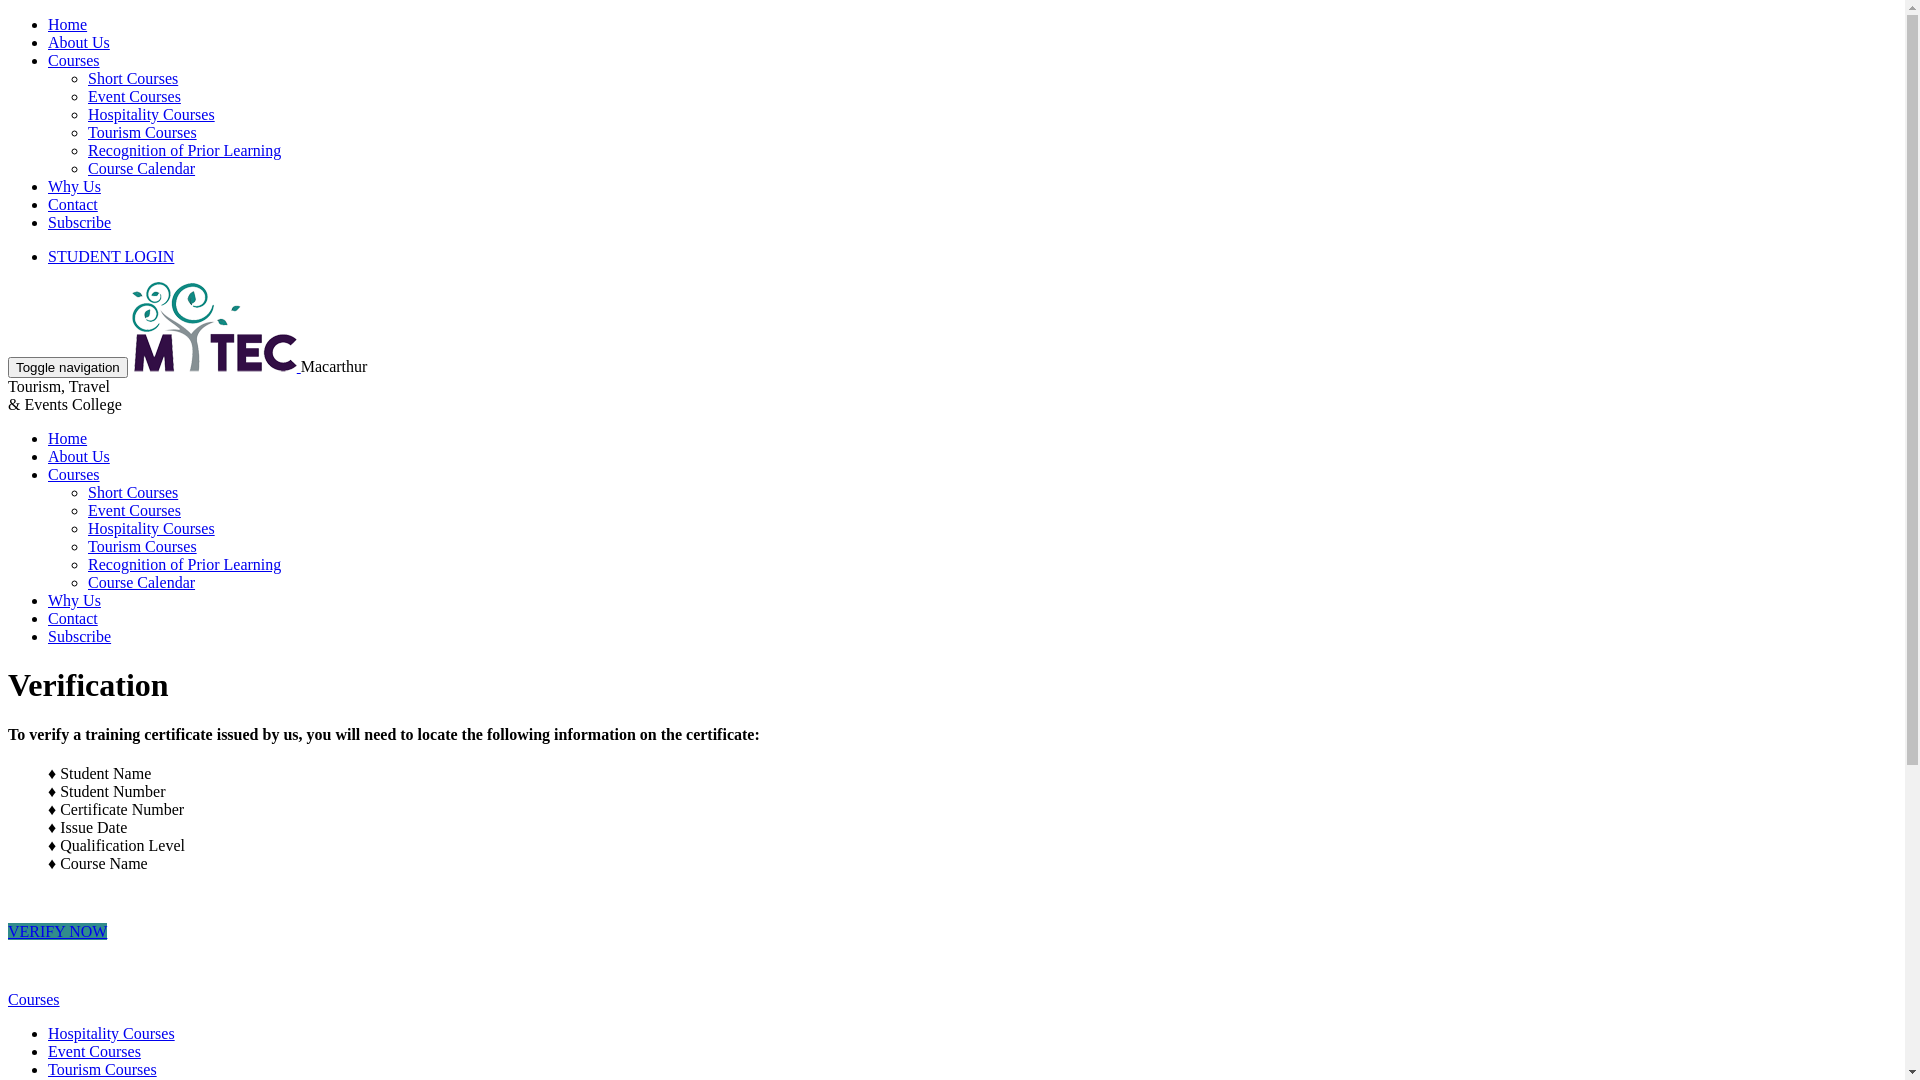 Image resolution: width=1920 pixels, height=1080 pixels. Describe the element at coordinates (184, 149) in the screenshot. I see `'Recognition of Prior Learning'` at that location.